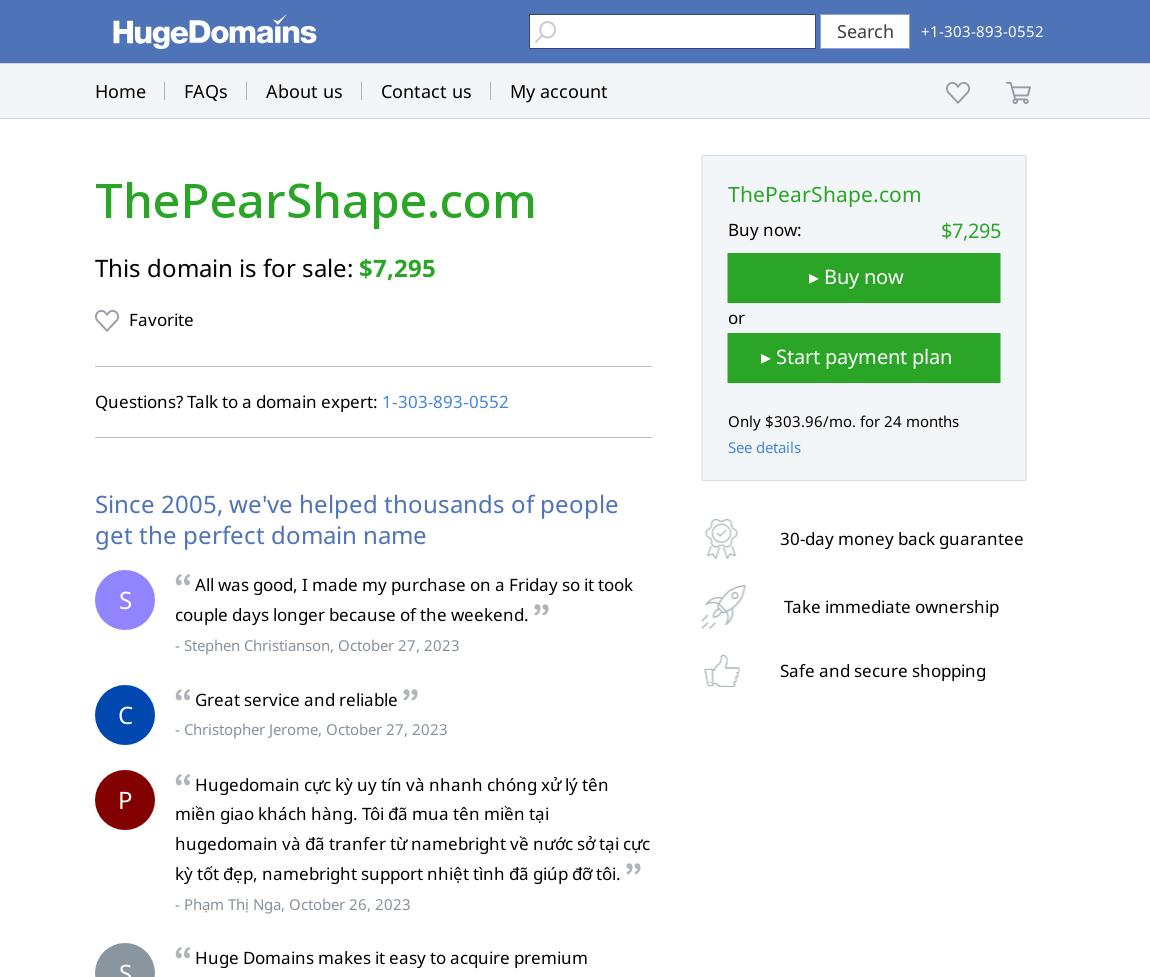 The width and height of the screenshot is (1150, 977). I want to click on 'P', so click(123, 798).